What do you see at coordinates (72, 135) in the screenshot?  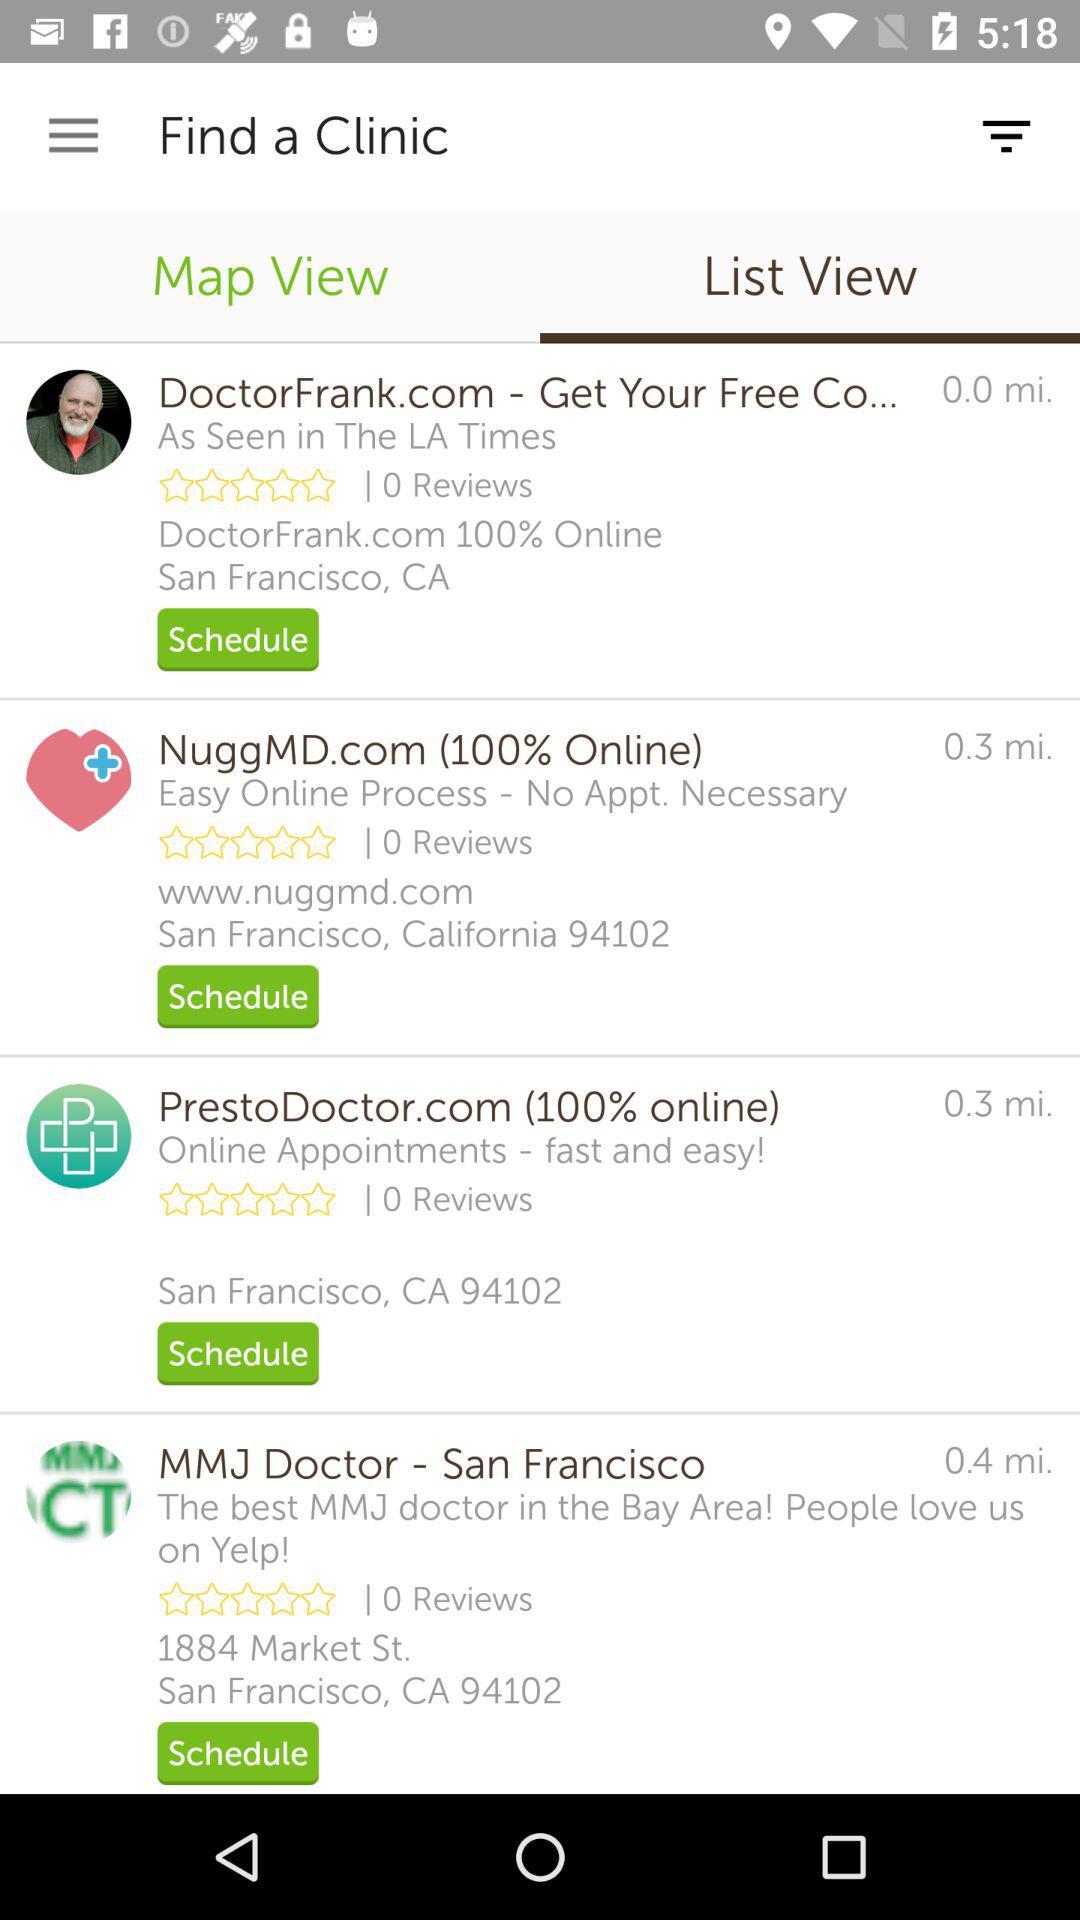 I see `icon next to find a clinic item` at bounding box center [72, 135].